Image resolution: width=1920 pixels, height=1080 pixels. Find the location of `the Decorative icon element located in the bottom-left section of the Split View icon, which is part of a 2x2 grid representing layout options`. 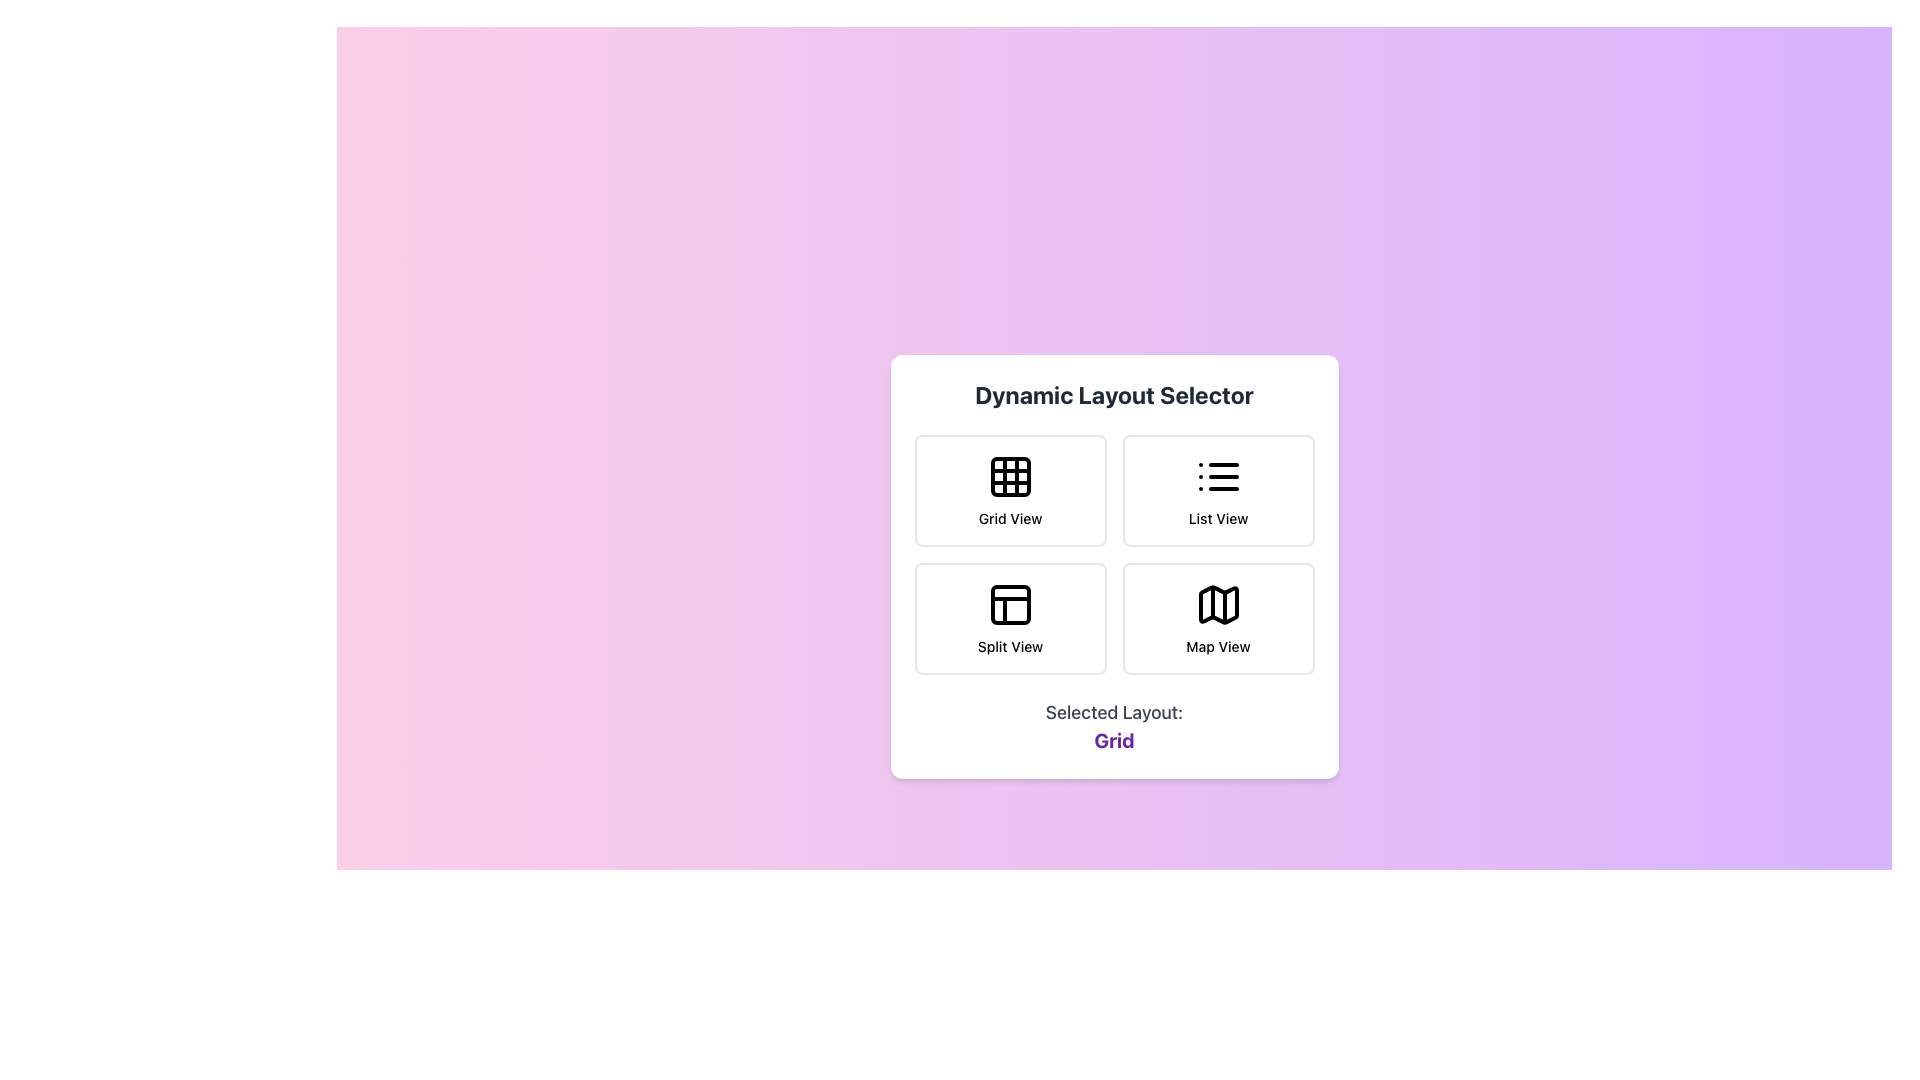

the Decorative icon element located in the bottom-left section of the Split View icon, which is part of a 2x2 grid representing layout options is located at coordinates (1010, 604).